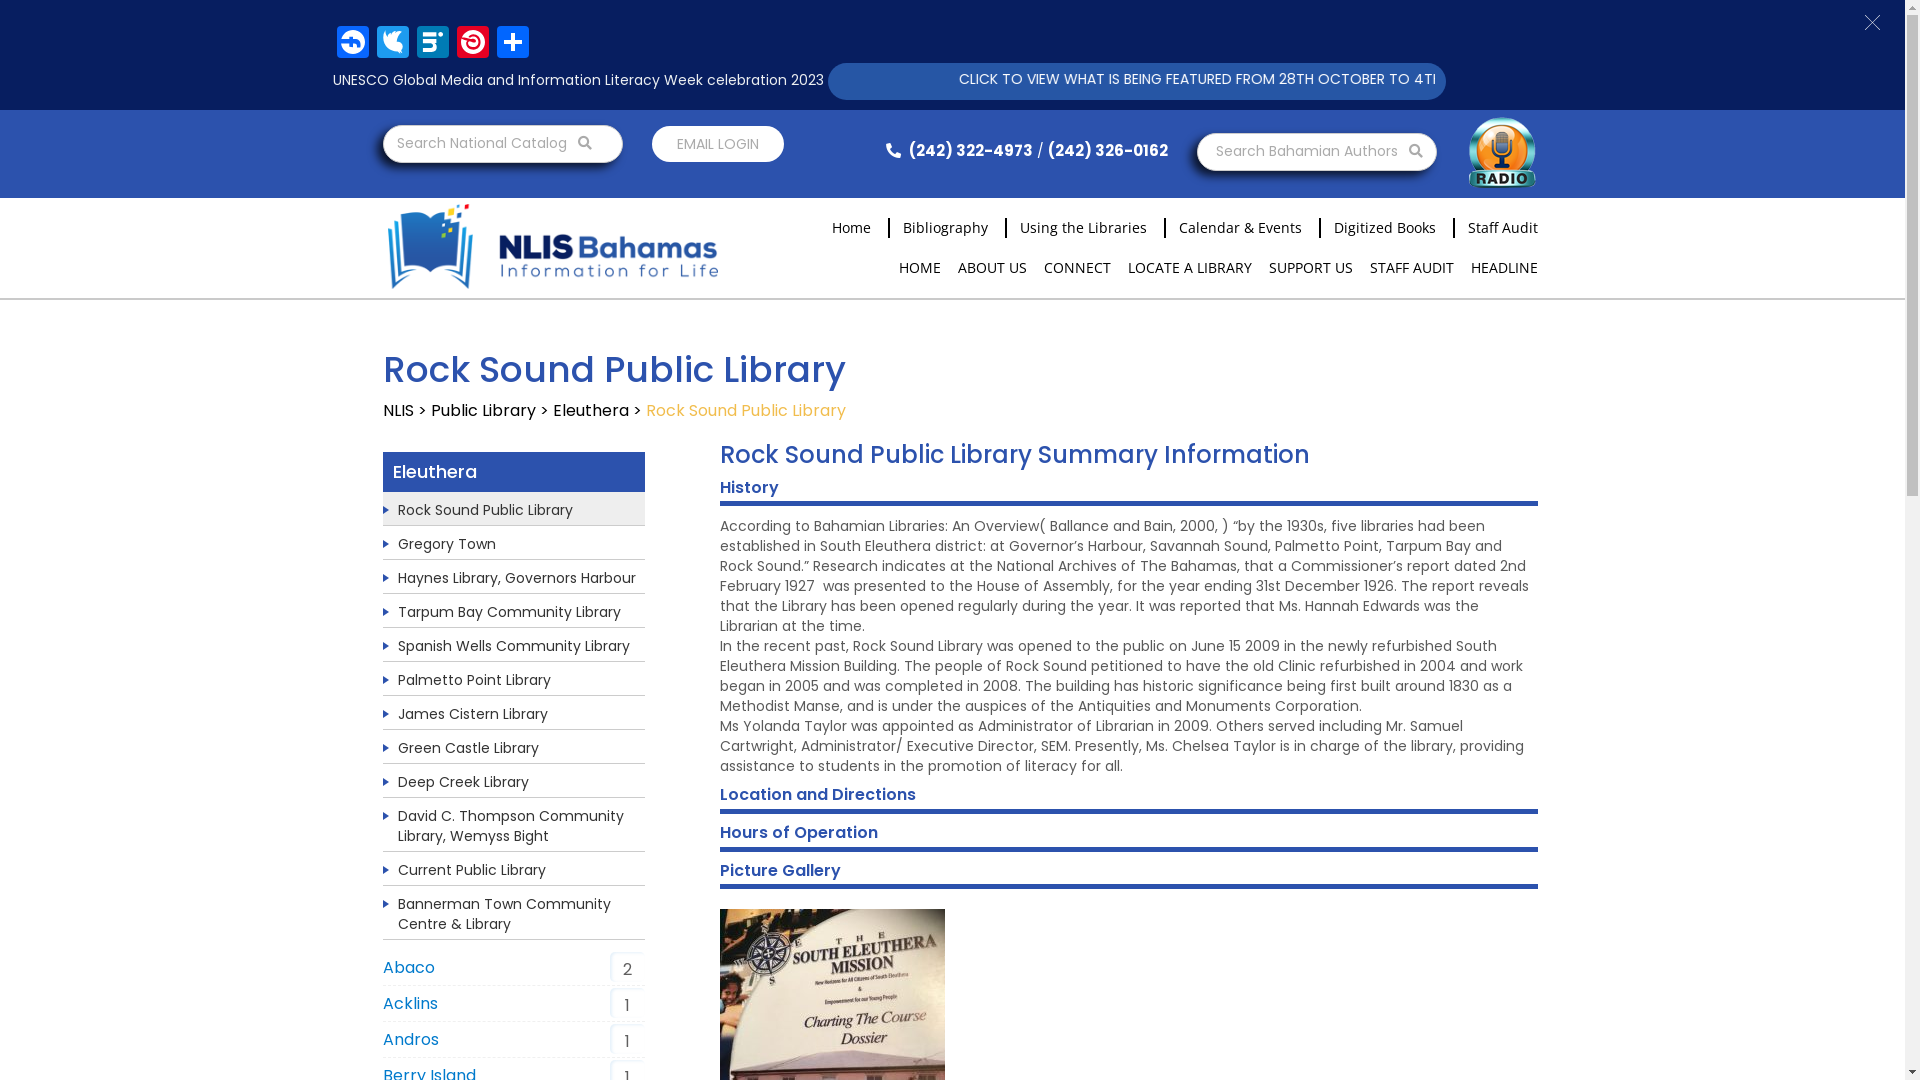 Image resolution: width=1920 pixels, height=1080 pixels. What do you see at coordinates (398, 748) in the screenshot?
I see `'Green Castle Library'` at bounding box center [398, 748].